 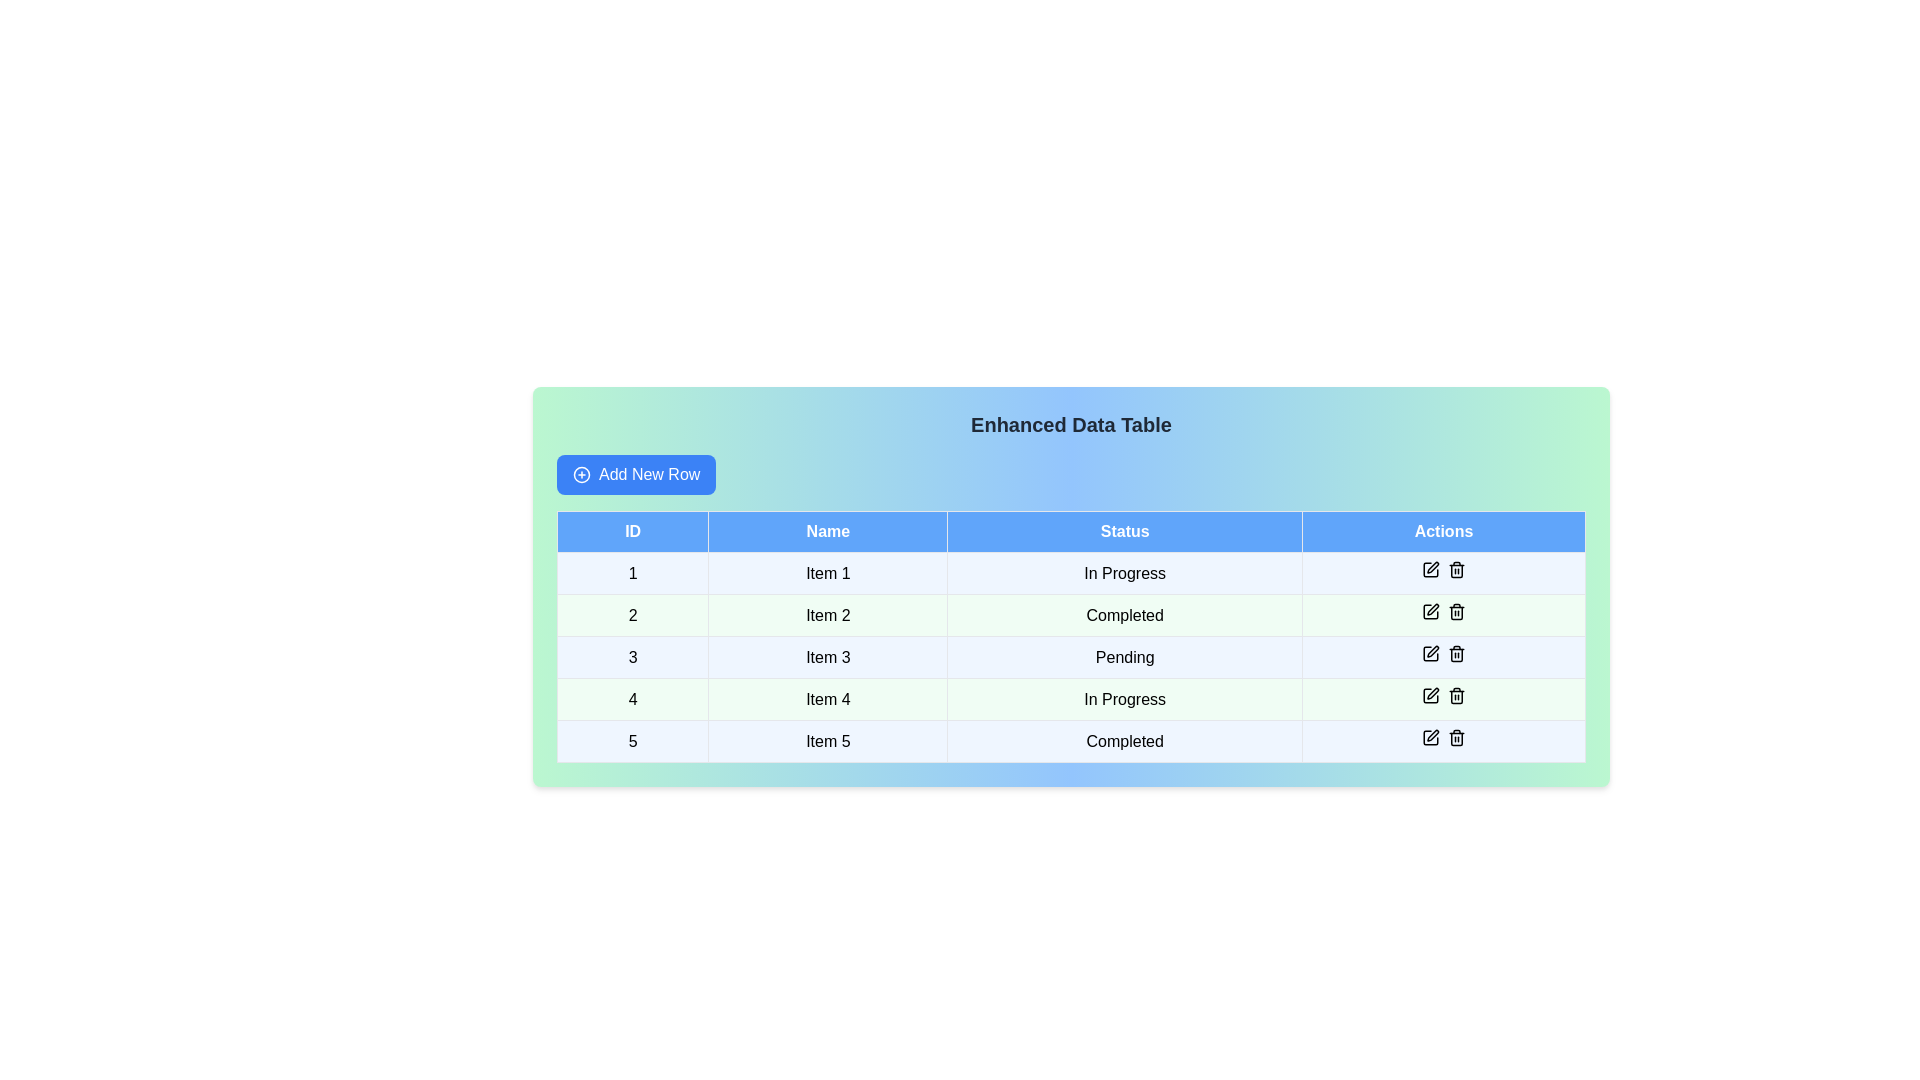 What do you see at coordinates (632, 741) in the screenshot?
I see `the static text label representing the unique identifier or serial number for the last row in the table under the 'ID' header` at bounding box center [632, 741].